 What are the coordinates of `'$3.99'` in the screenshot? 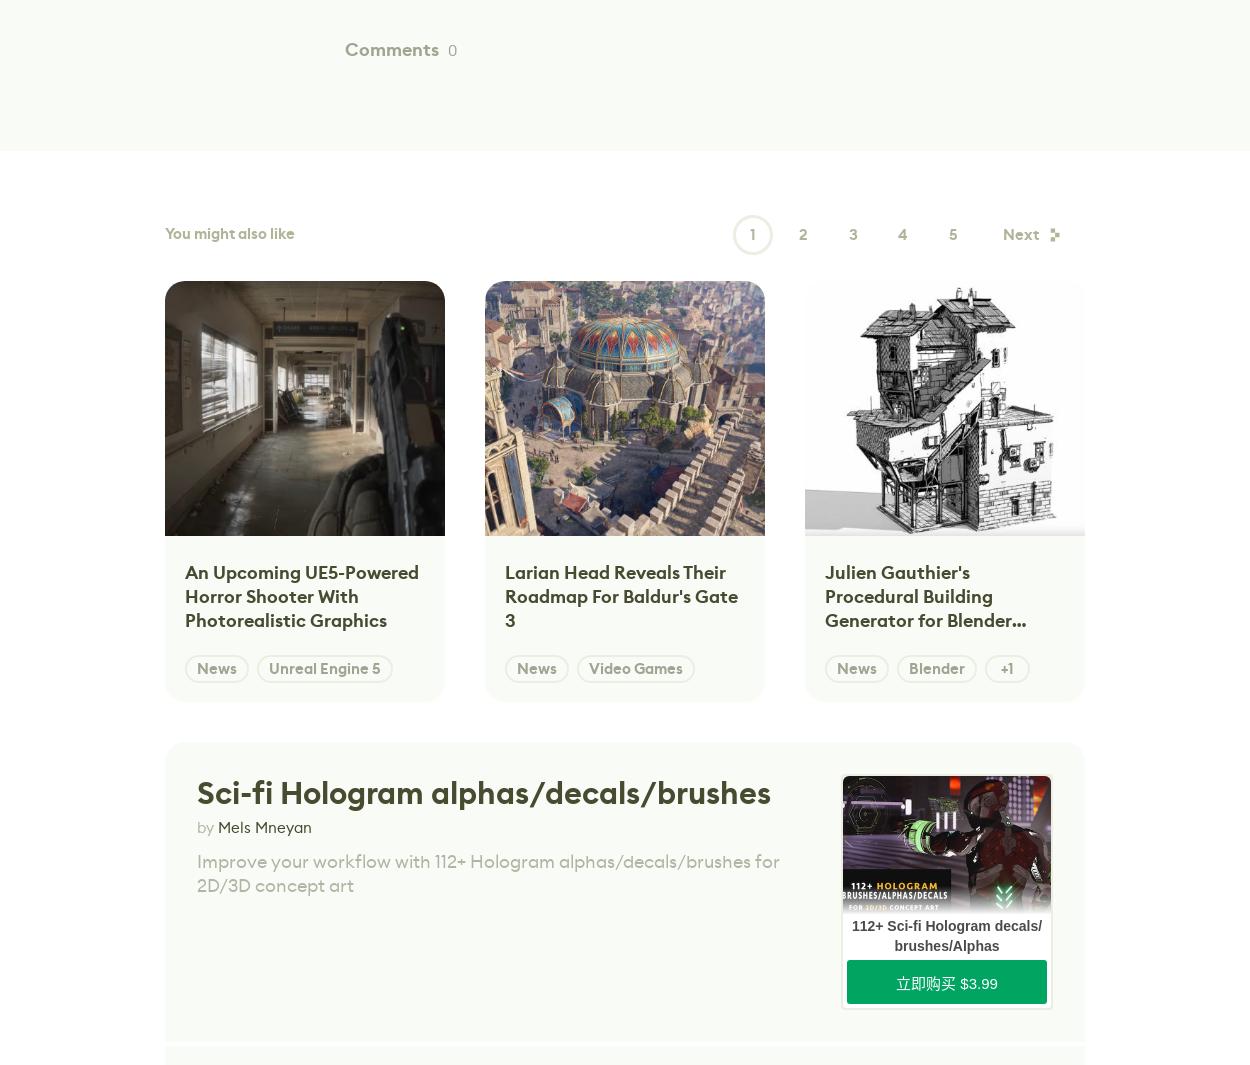 It's located at (977, 982).